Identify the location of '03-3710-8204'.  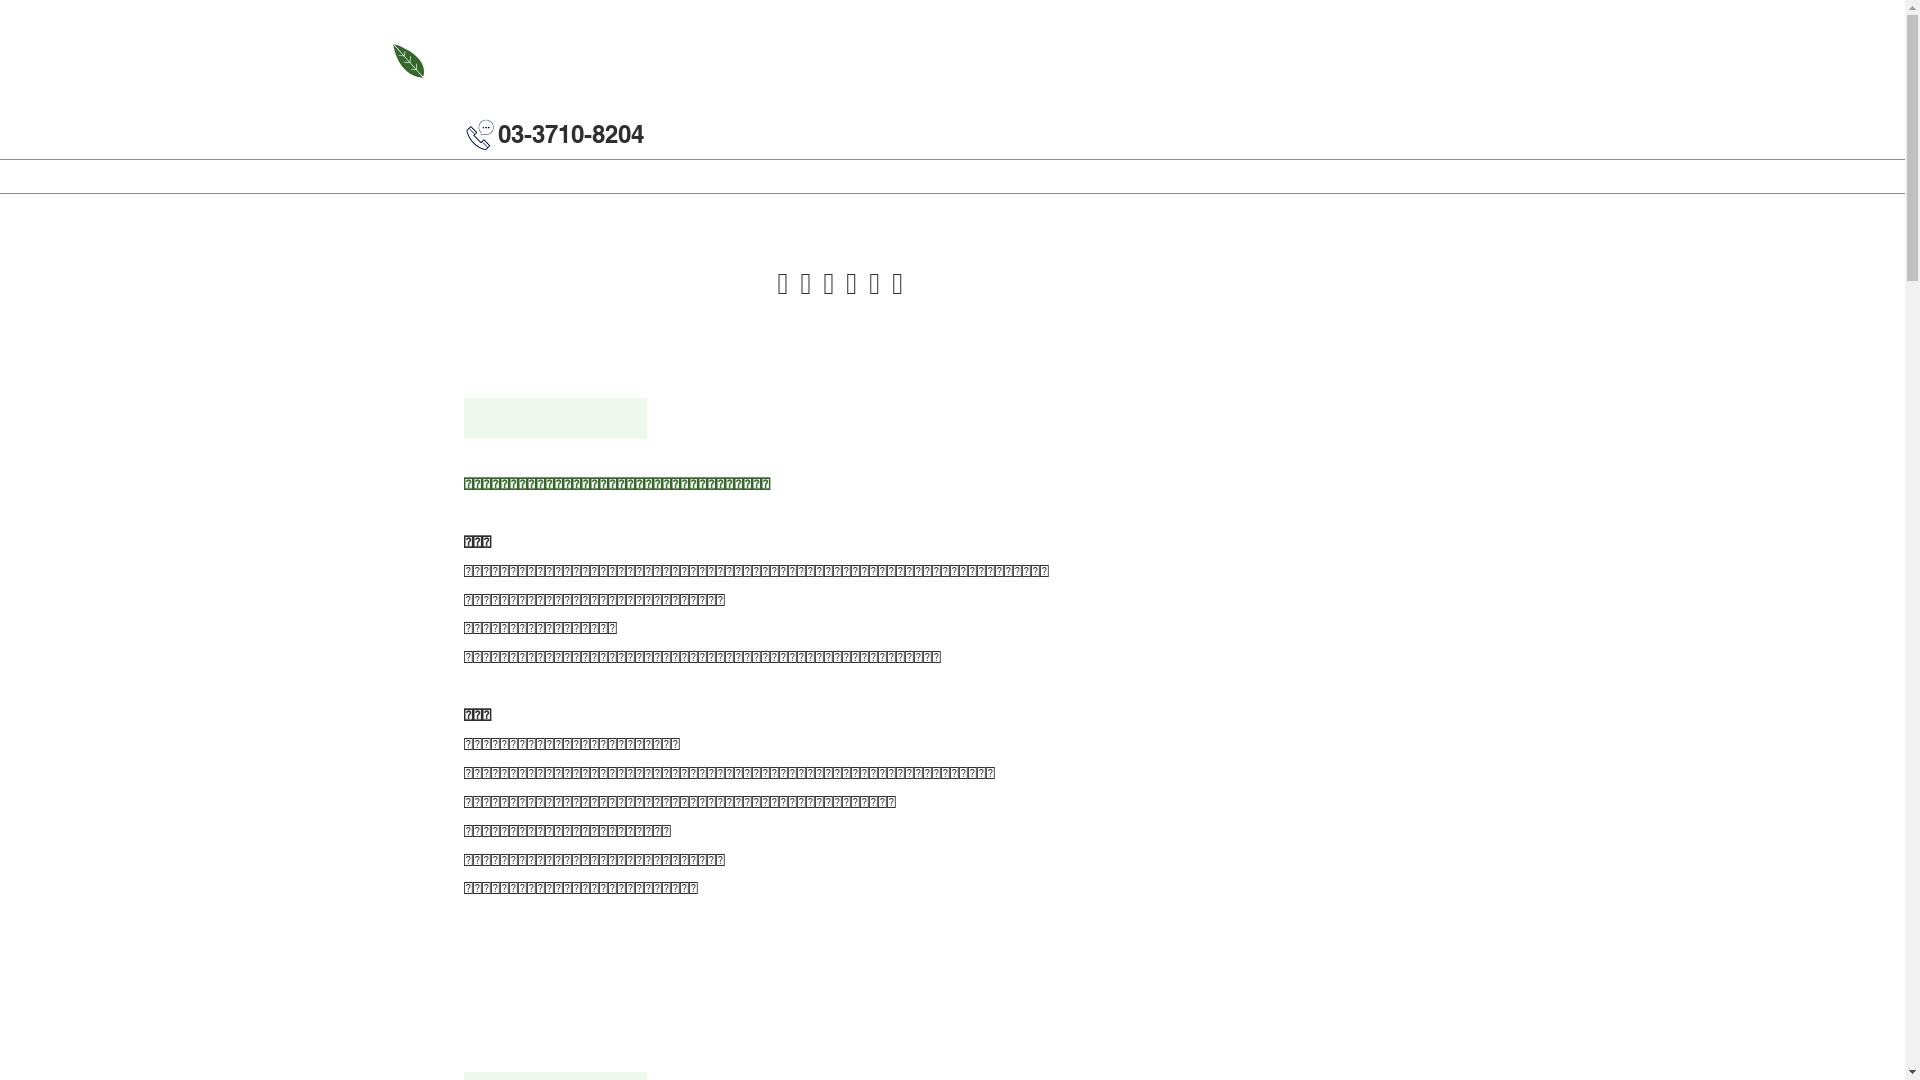
(498, 134).